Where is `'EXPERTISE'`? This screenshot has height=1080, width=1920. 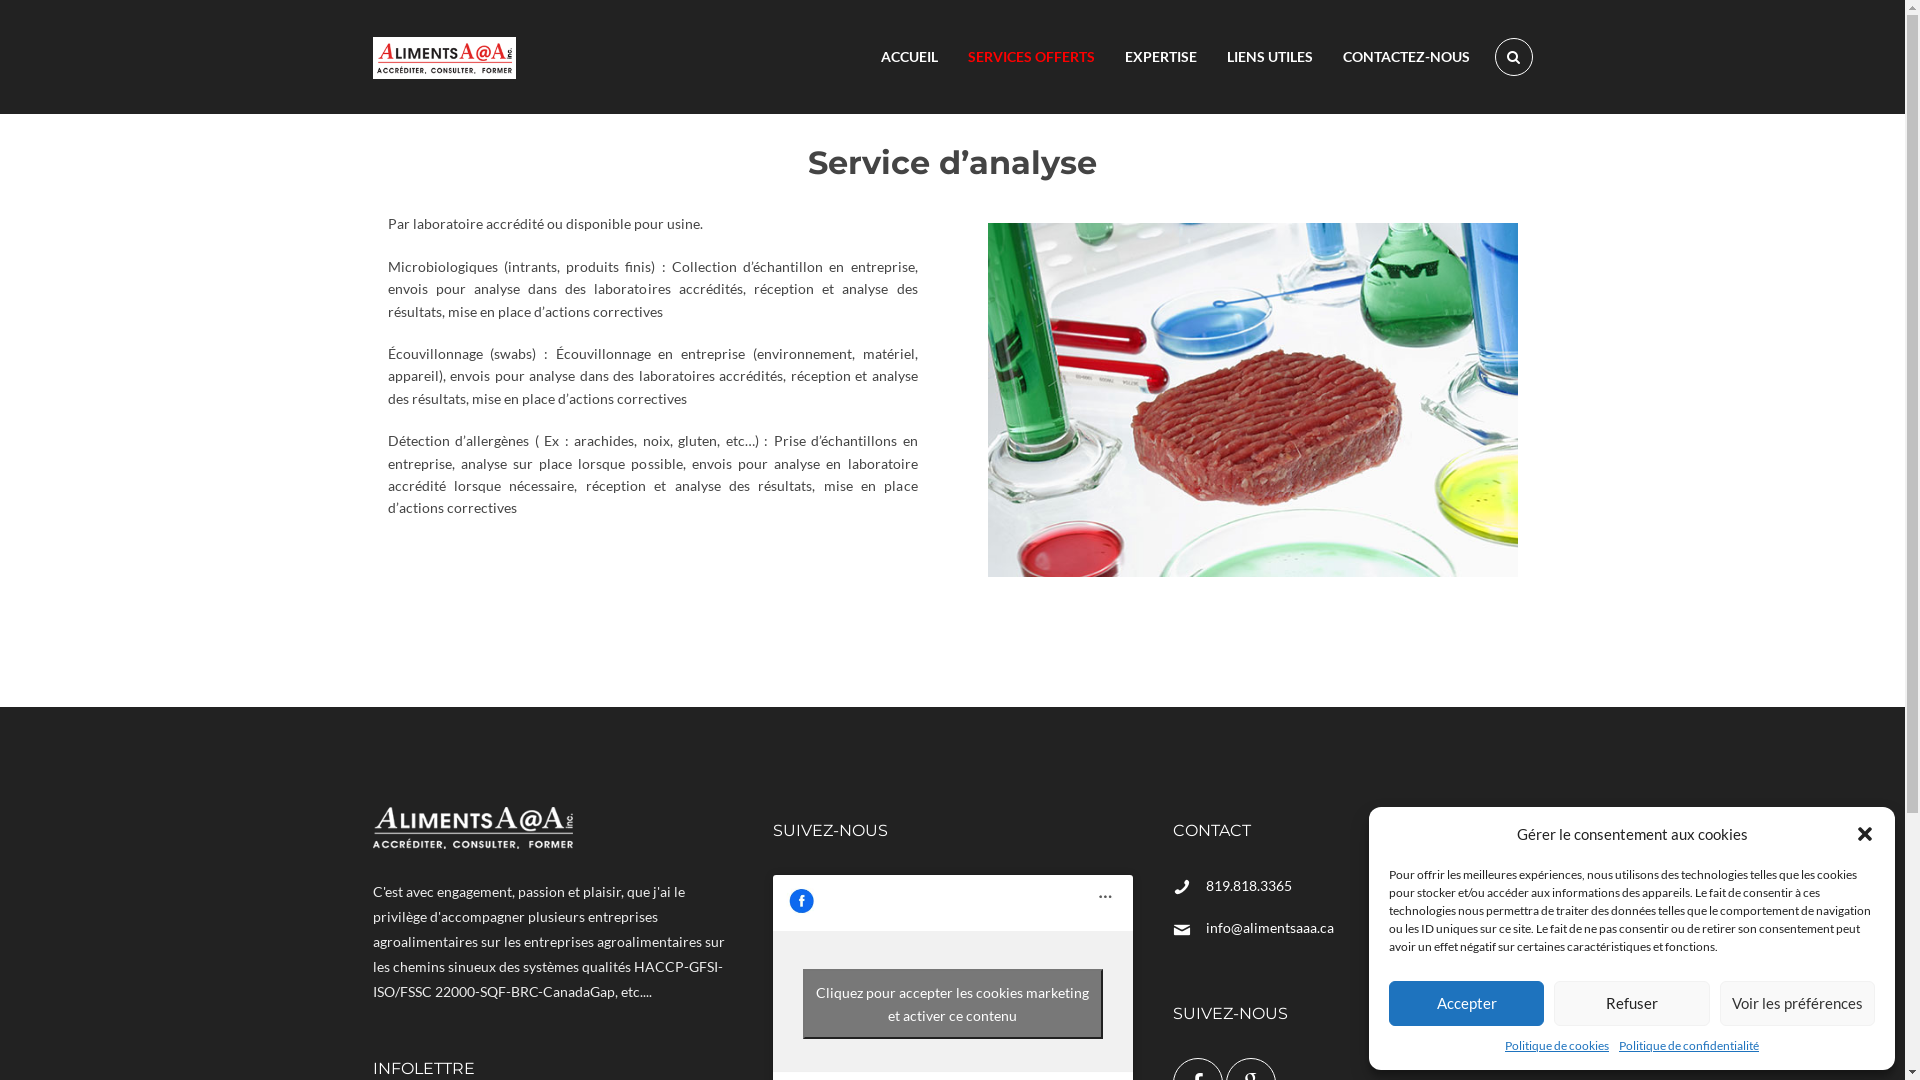 'EXPERTISE' is located at coordinates (1161, 56).